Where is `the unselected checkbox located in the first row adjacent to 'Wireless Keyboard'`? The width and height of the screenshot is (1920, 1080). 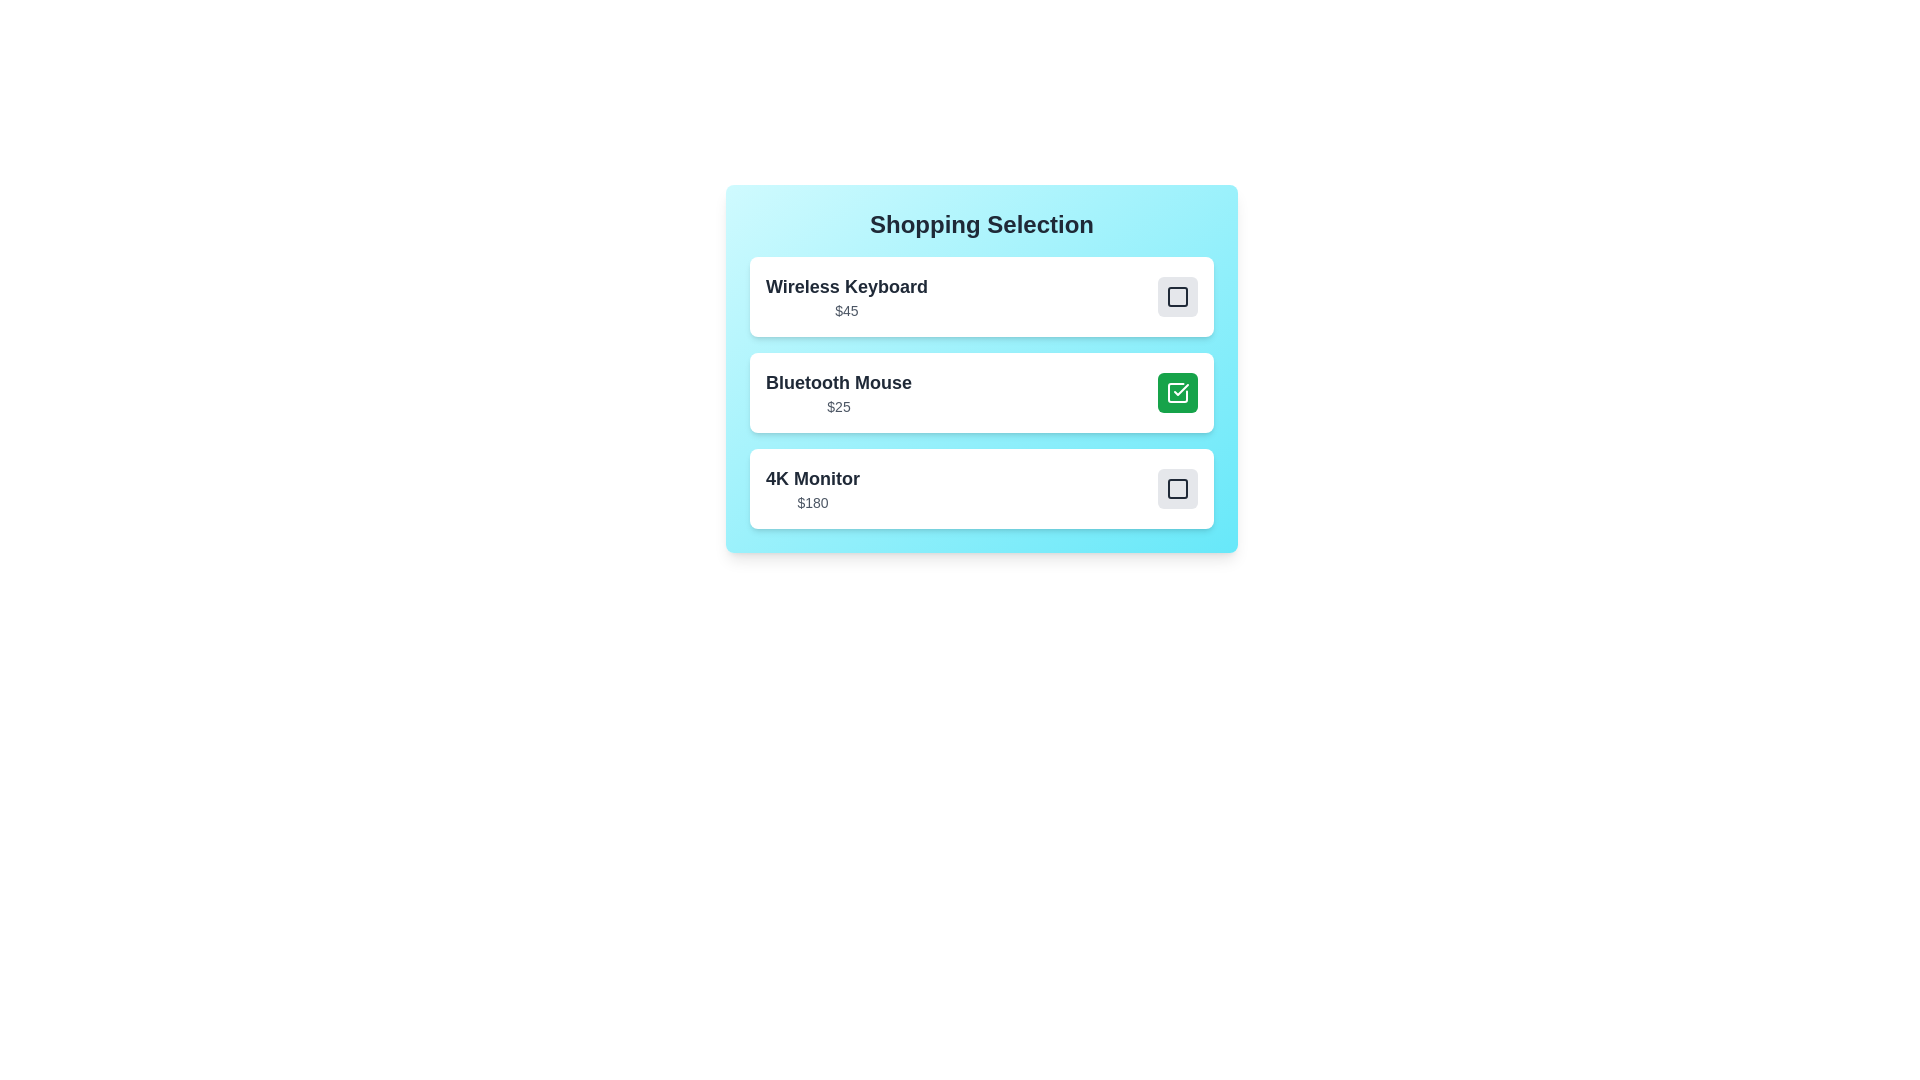
the unselected checkbox located in the first row adjacent to 'Wireless Keyboard' is located at coordinates (1177, 297).